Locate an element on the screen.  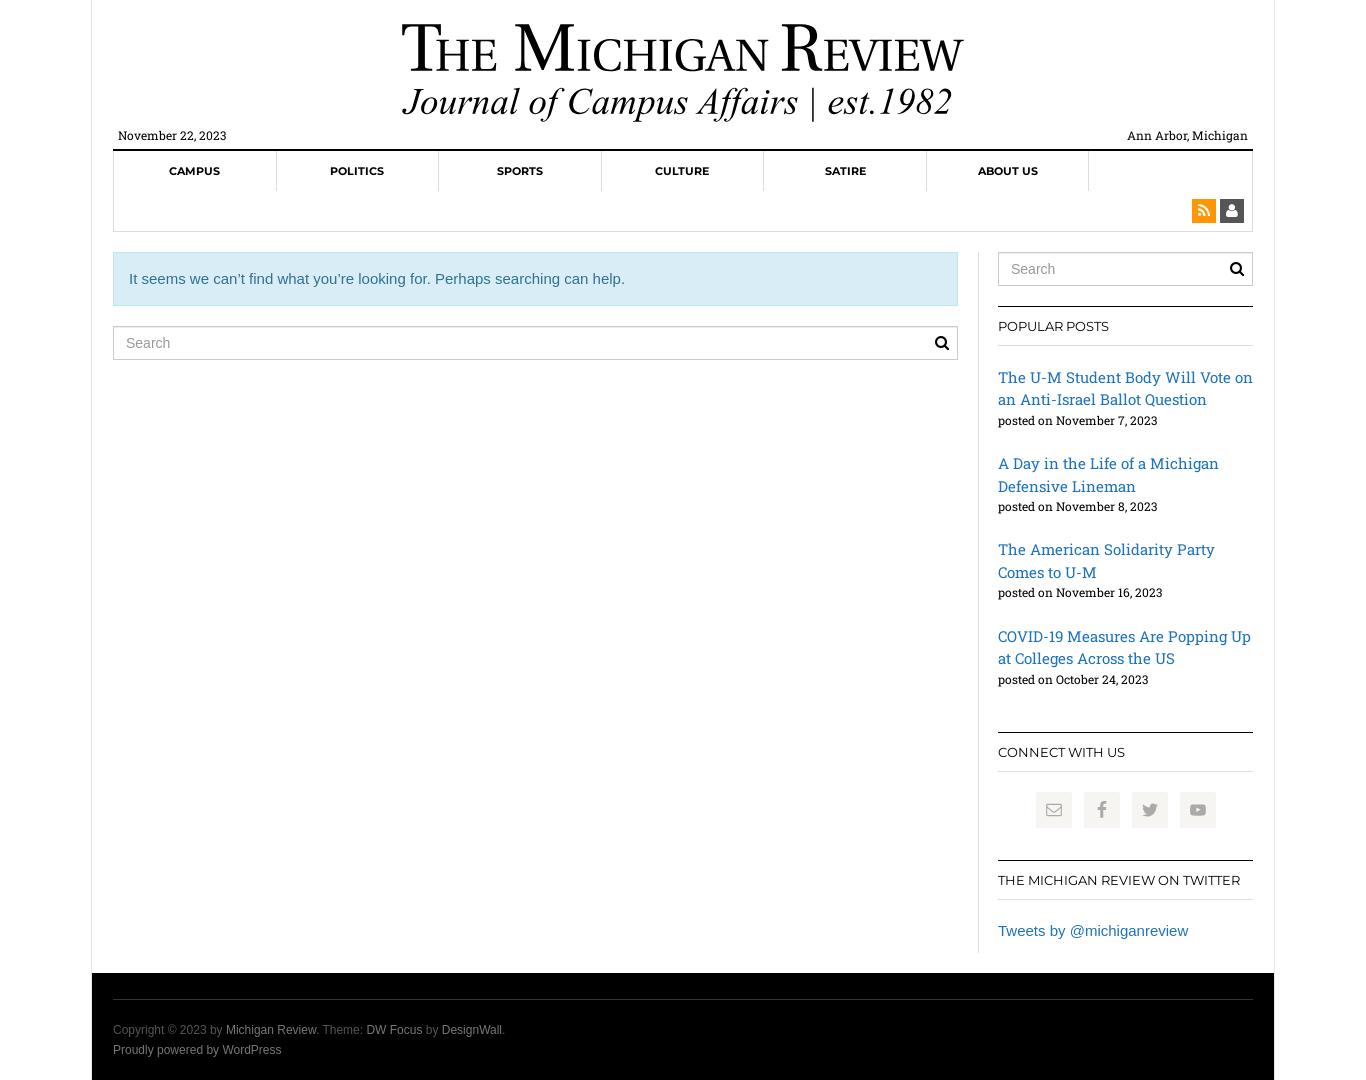
'.' is located at coordinates (502, 1029).